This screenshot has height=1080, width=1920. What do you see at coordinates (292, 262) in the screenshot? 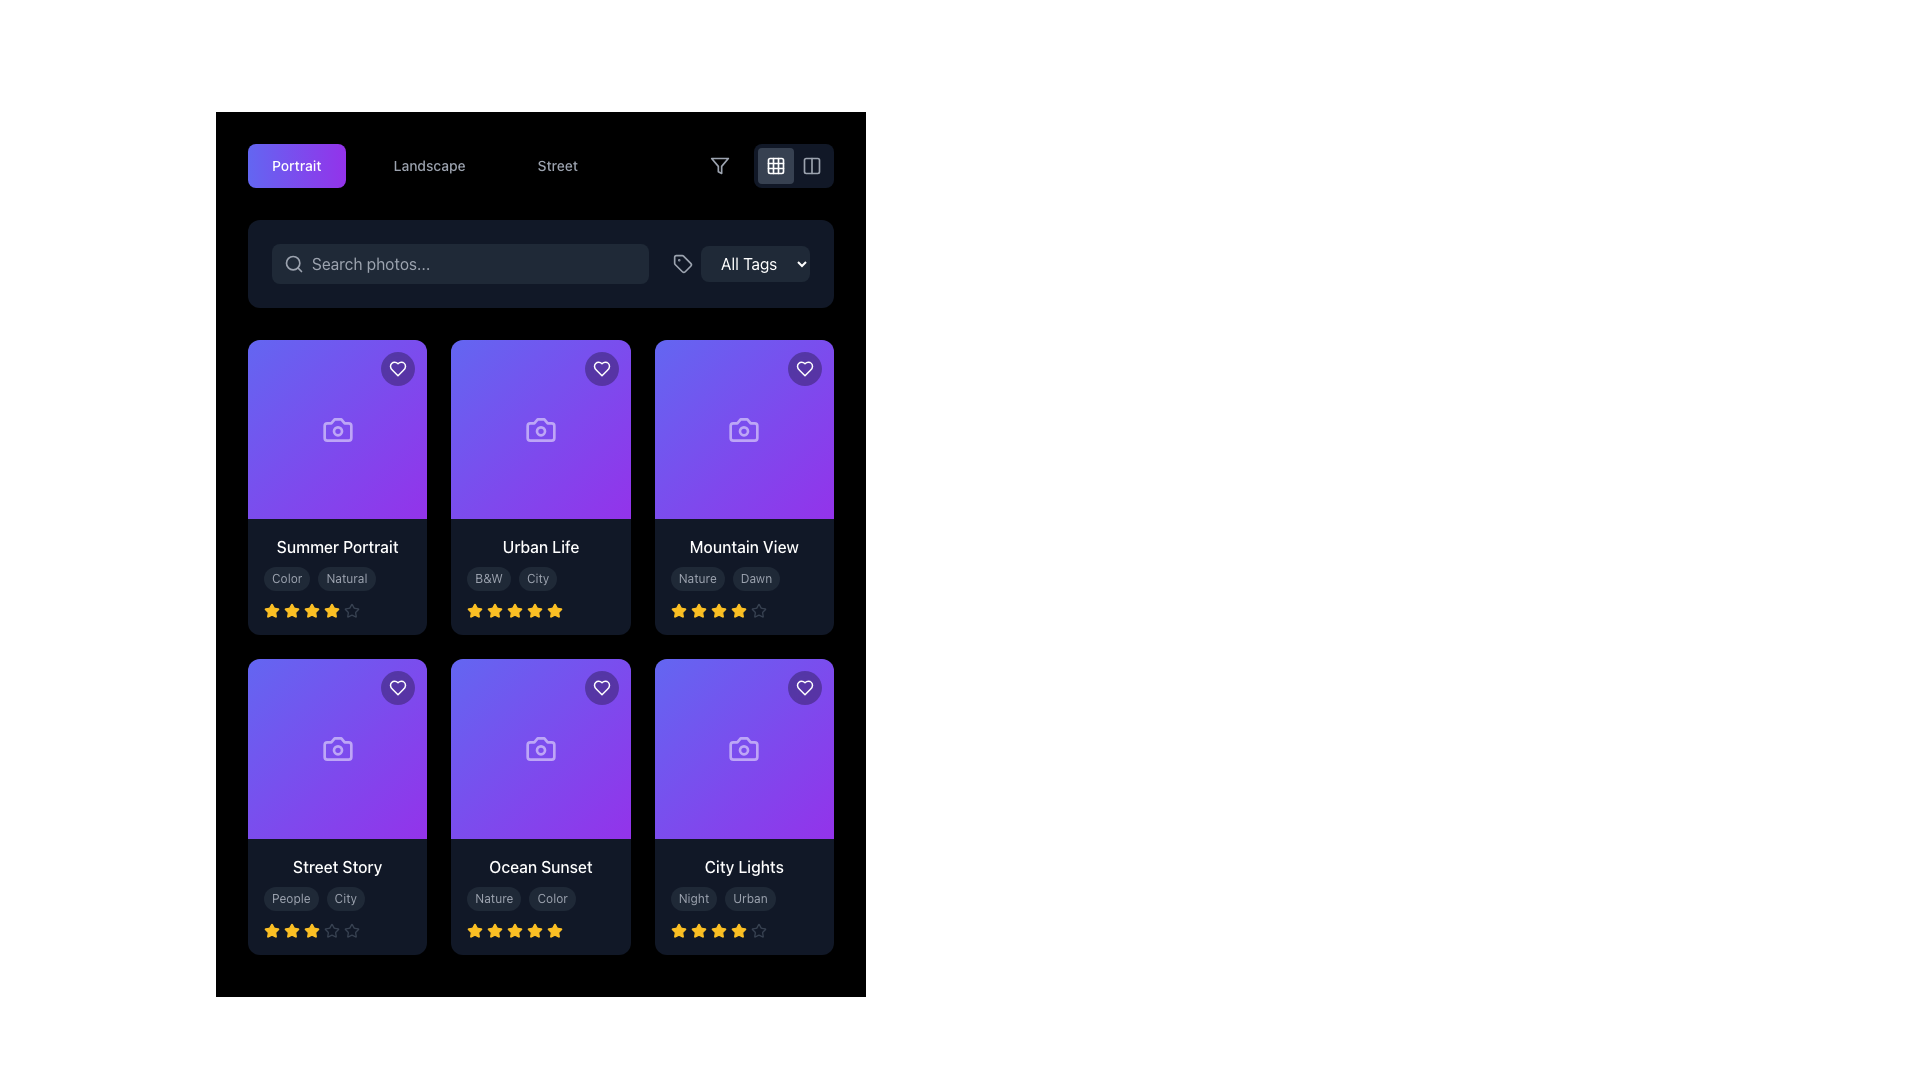
I see `the decorative SVG shape within the search icon located in the top bar of the interface, which is part of the input box labeled 'Search photos...'` at bounding box center [292, 262].